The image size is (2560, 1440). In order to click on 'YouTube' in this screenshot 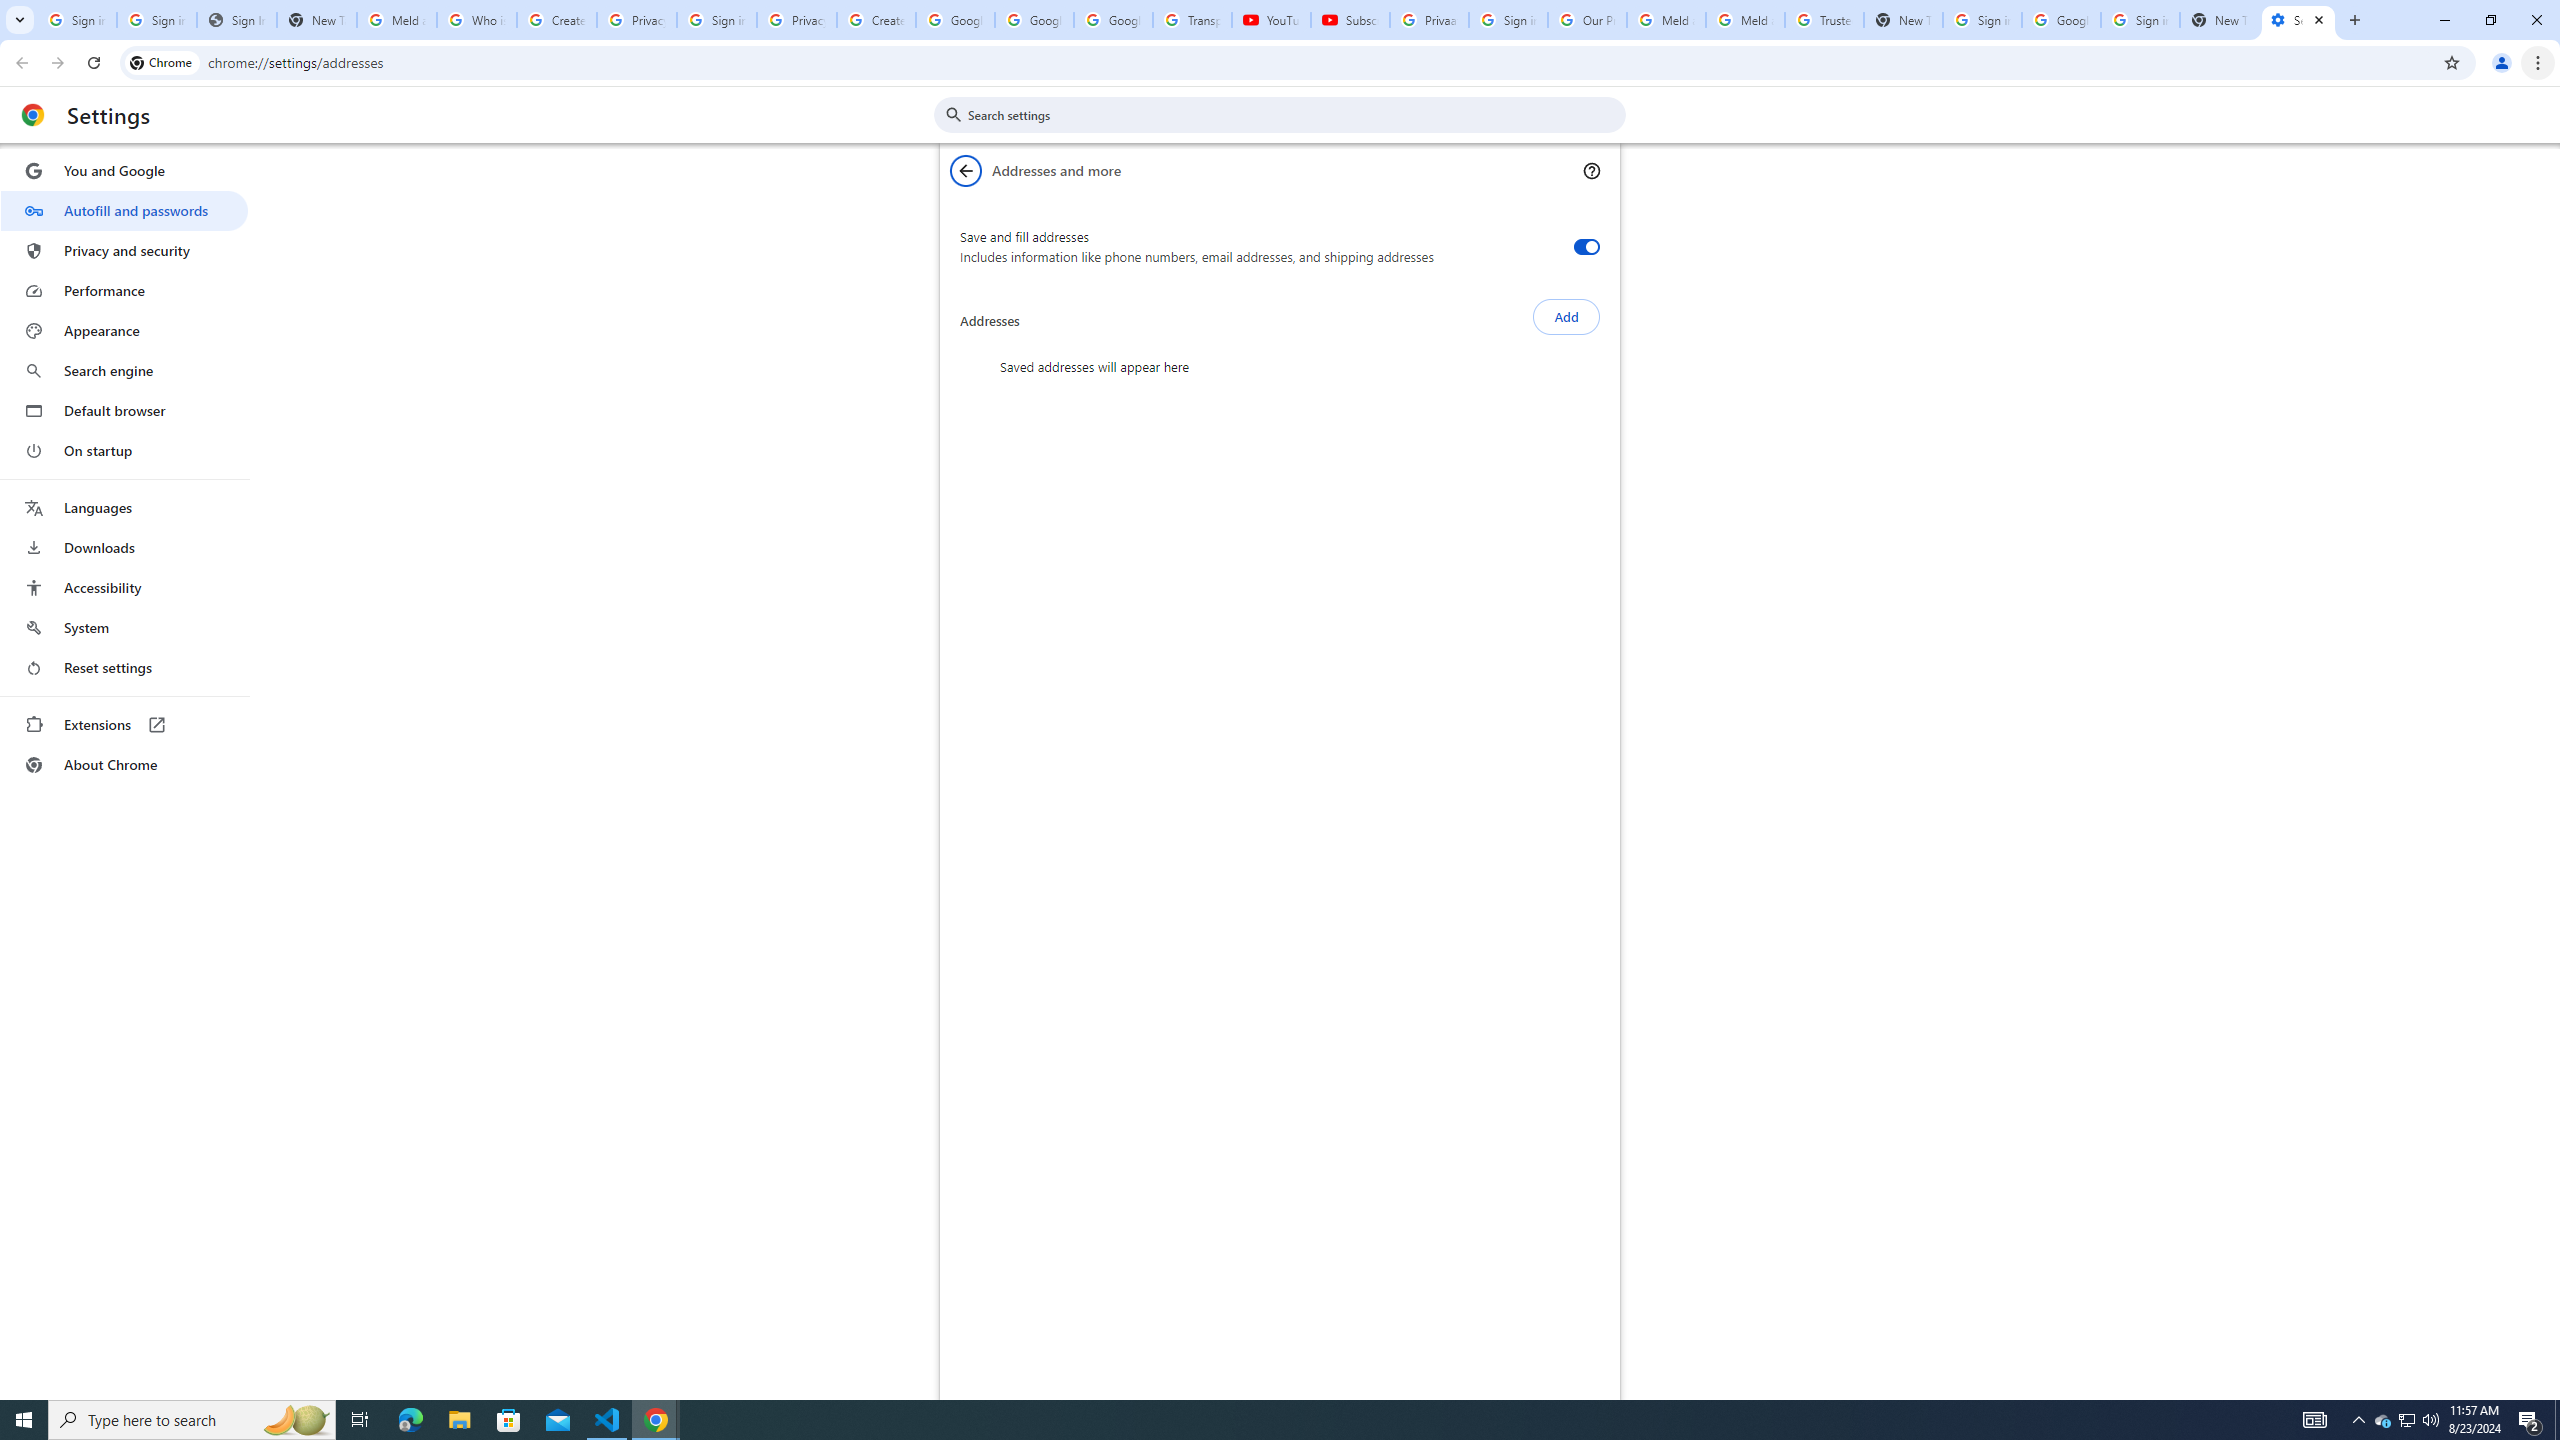, I will do `click(1271, 19)`.